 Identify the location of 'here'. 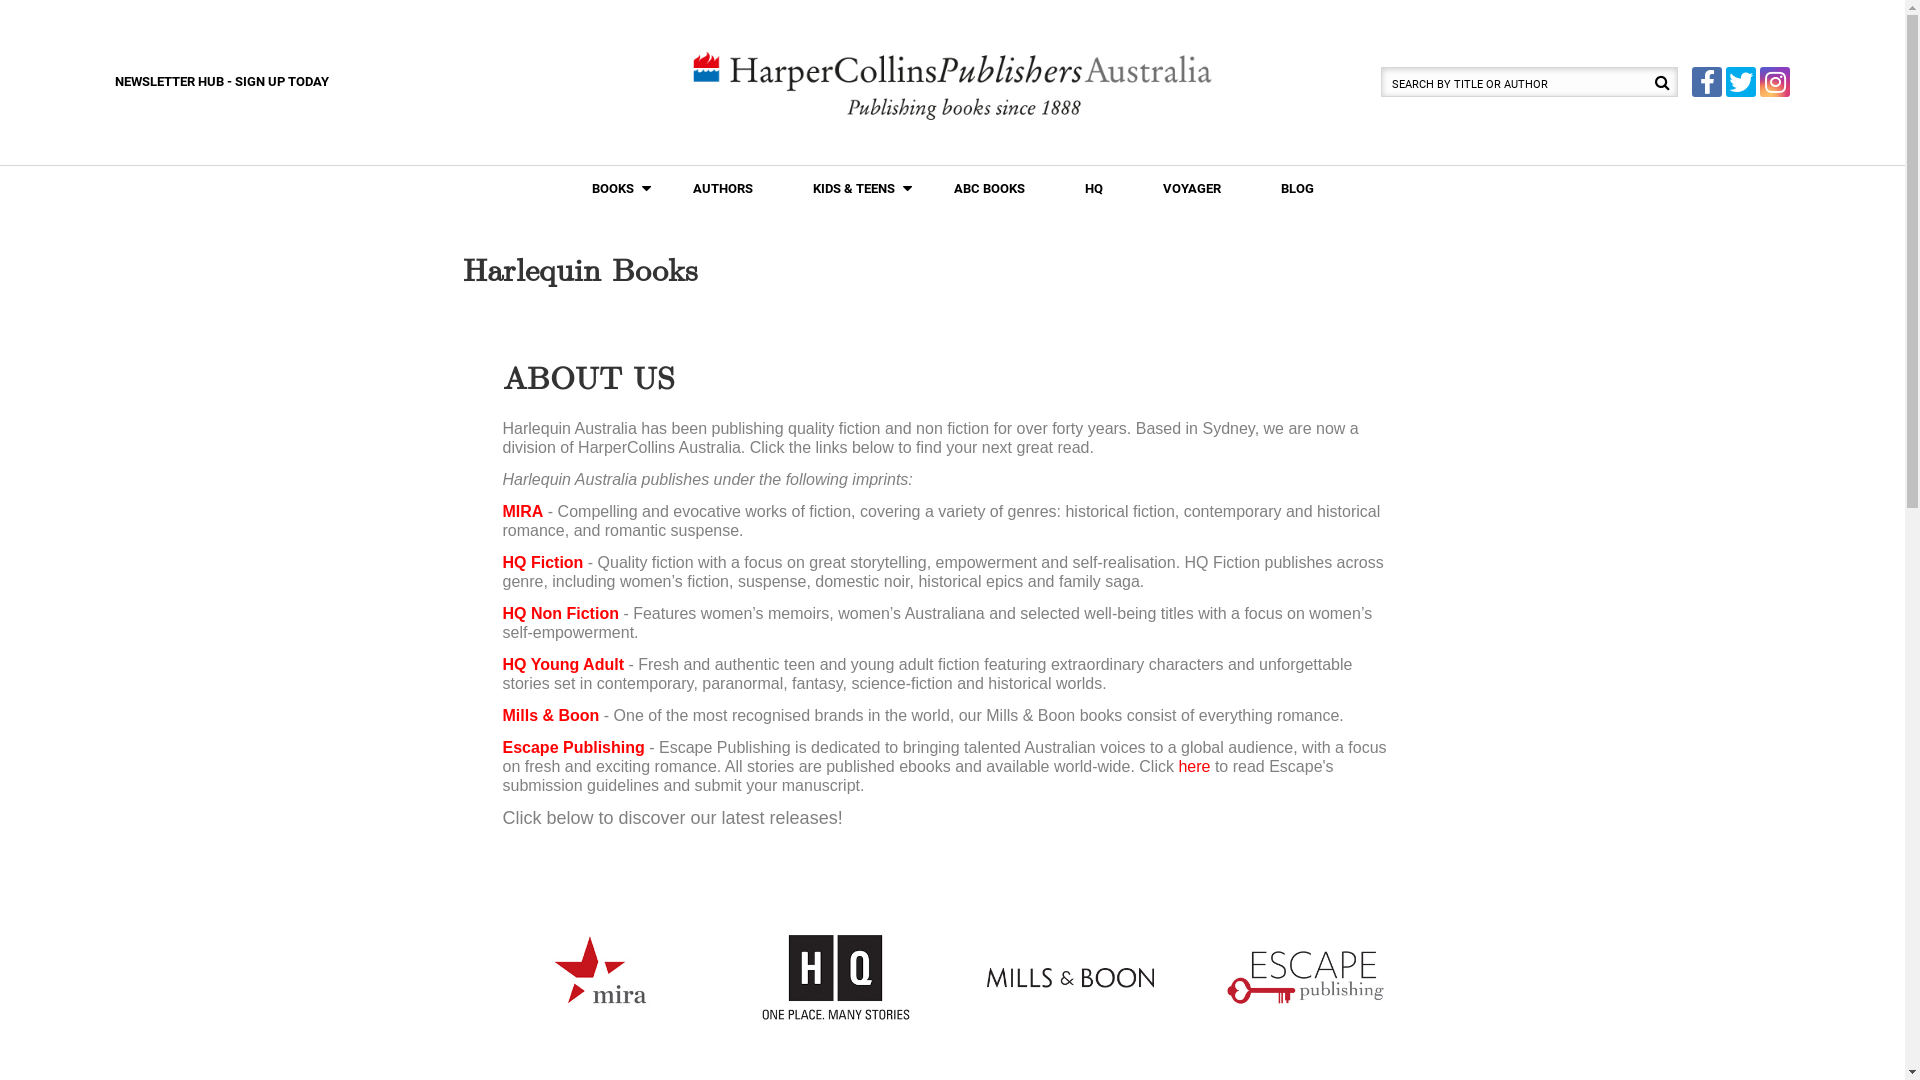
(1194, 765).